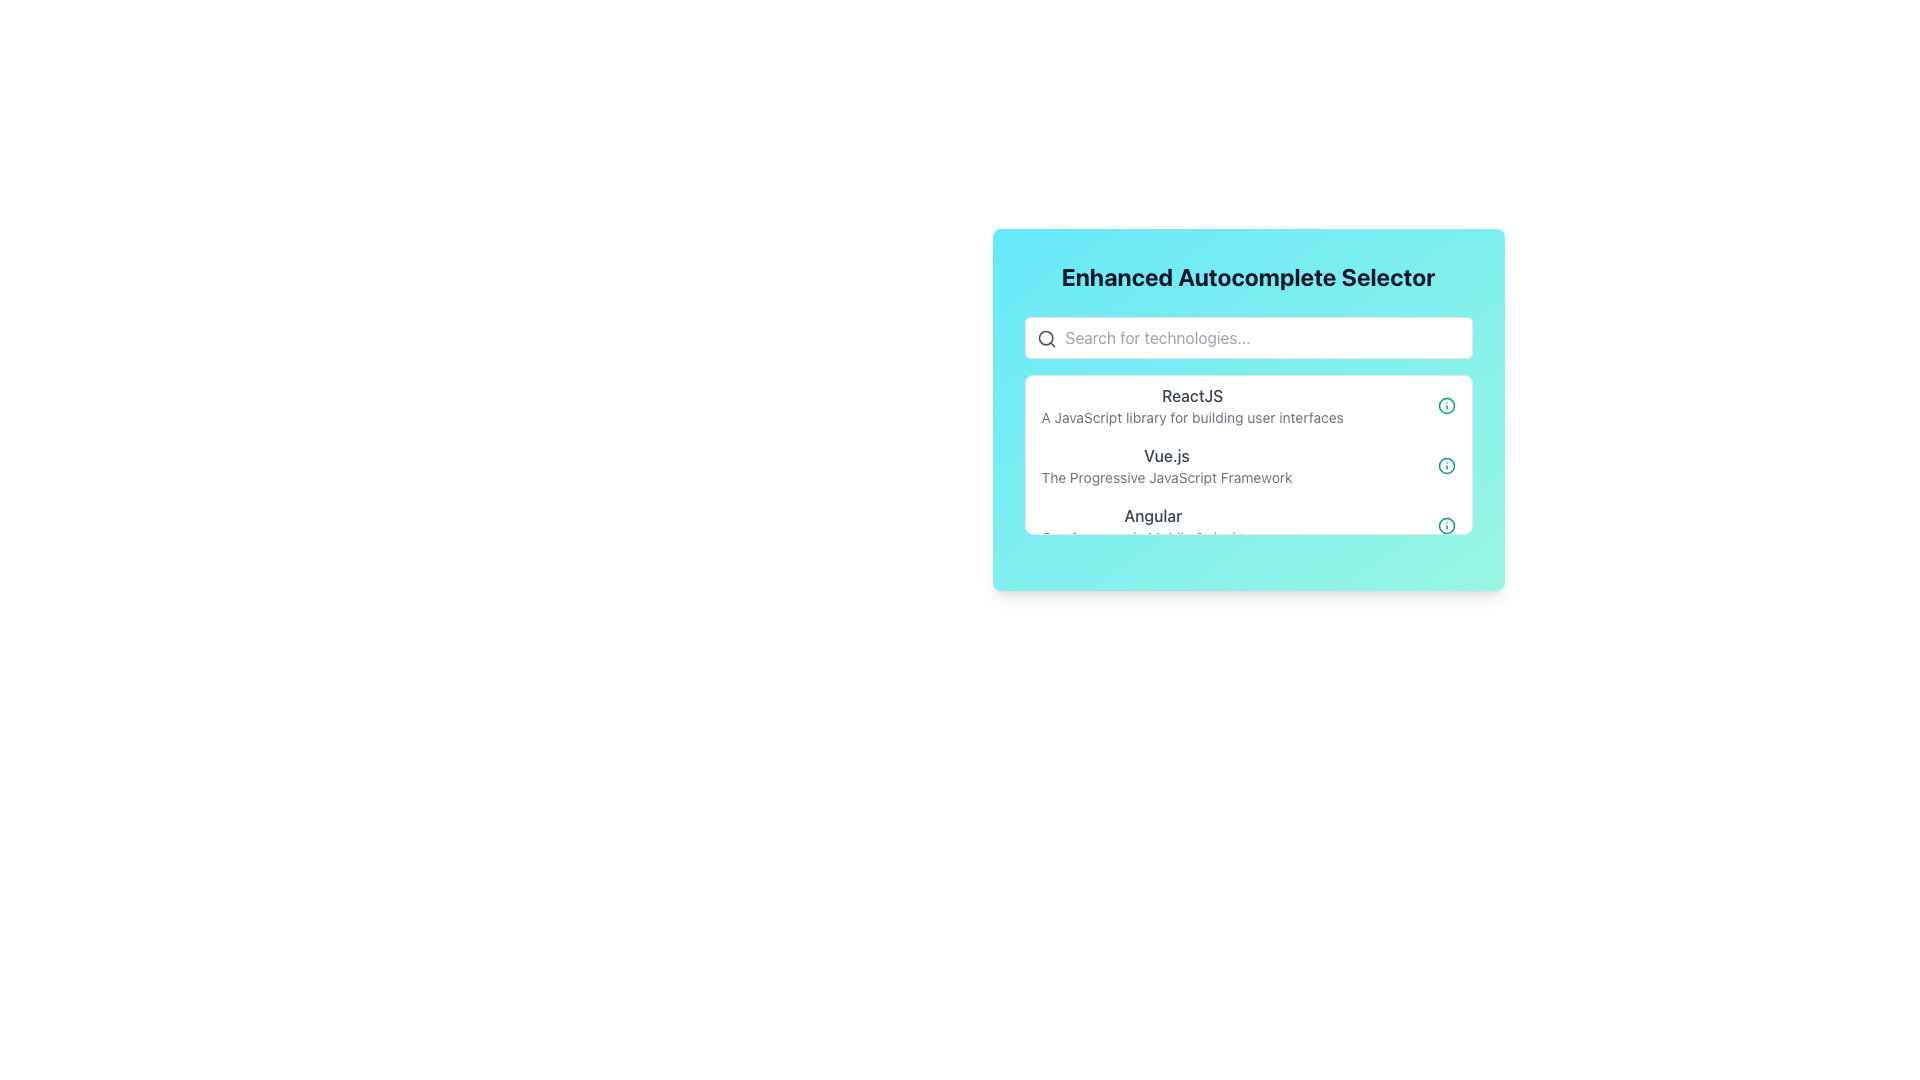  Describe the element at coordinates (1153, 524) in the screenshot. I see `the text element that displays 'Angular' in bold dark gray font, which is the third entry in a vertically stacked list of items` at that location.